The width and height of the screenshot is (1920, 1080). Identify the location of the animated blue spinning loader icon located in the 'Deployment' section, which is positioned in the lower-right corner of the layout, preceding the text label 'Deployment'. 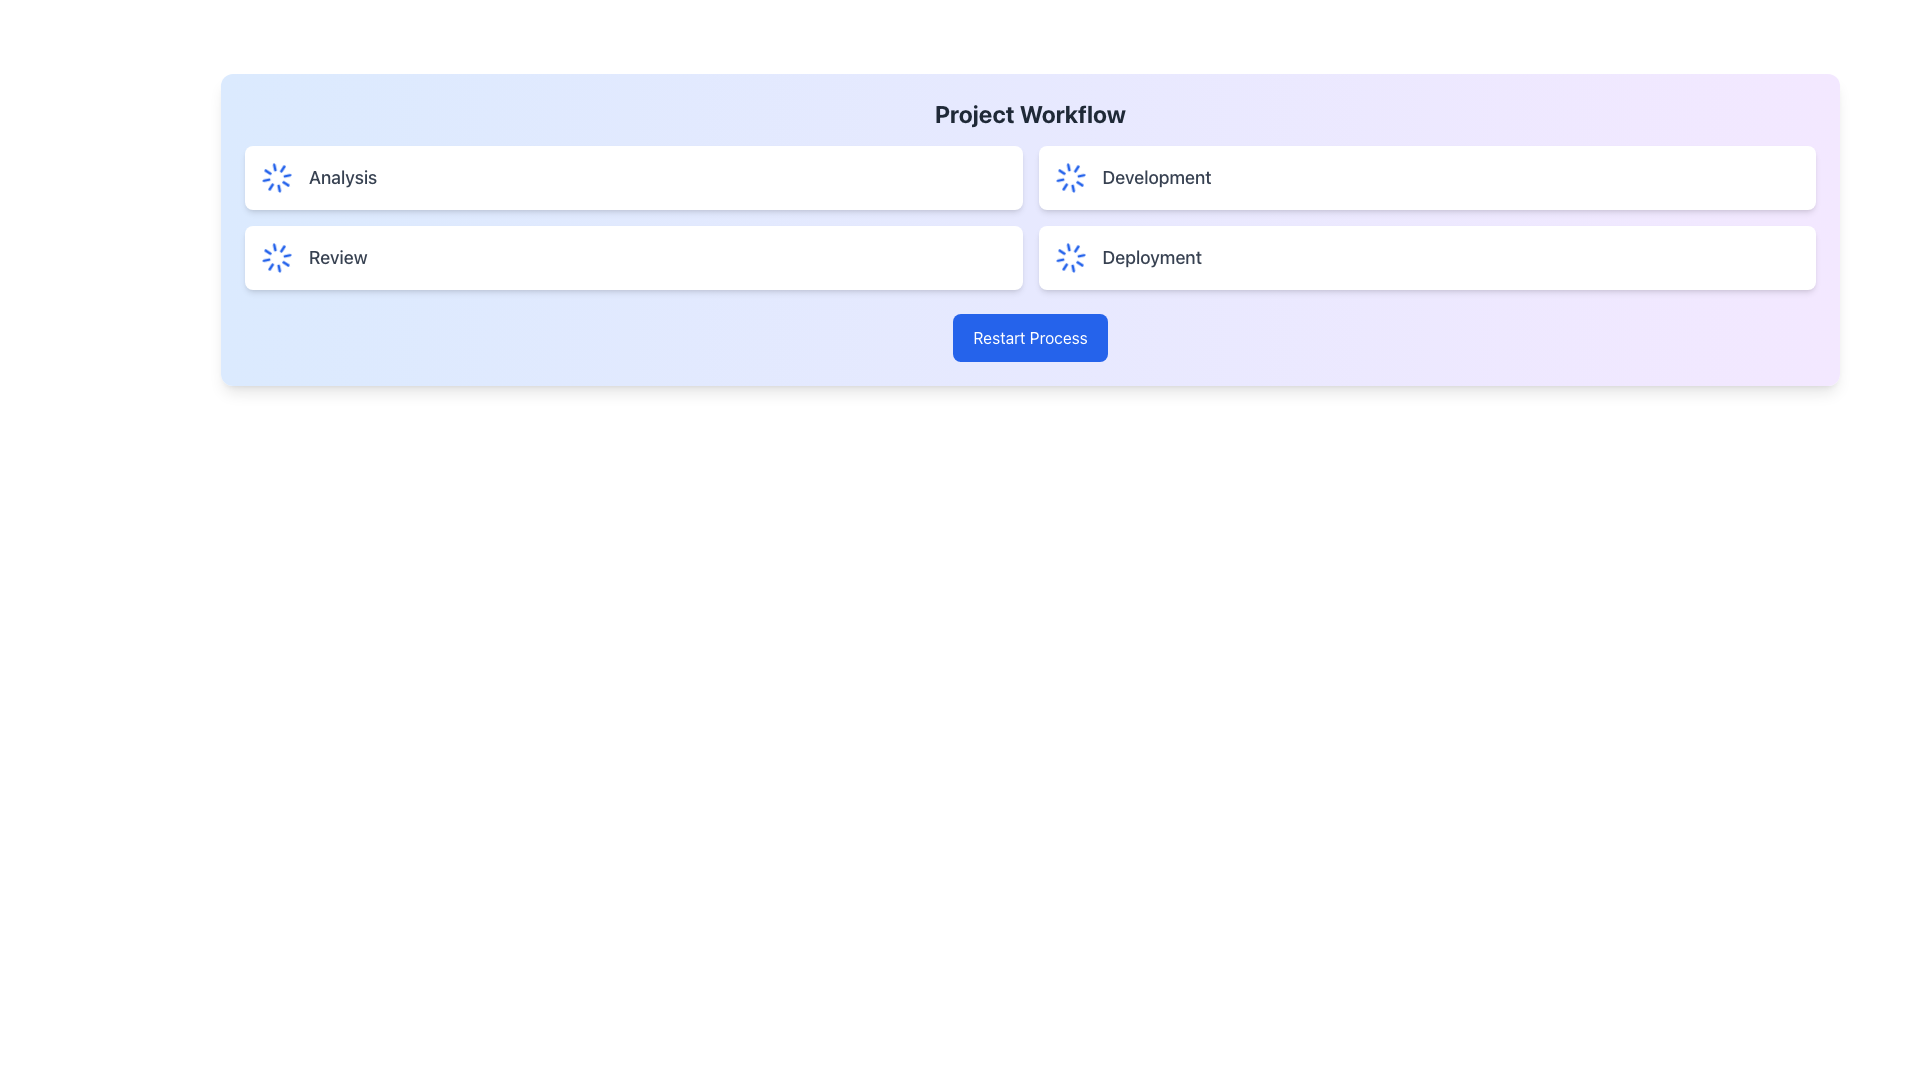
(1069, 257).